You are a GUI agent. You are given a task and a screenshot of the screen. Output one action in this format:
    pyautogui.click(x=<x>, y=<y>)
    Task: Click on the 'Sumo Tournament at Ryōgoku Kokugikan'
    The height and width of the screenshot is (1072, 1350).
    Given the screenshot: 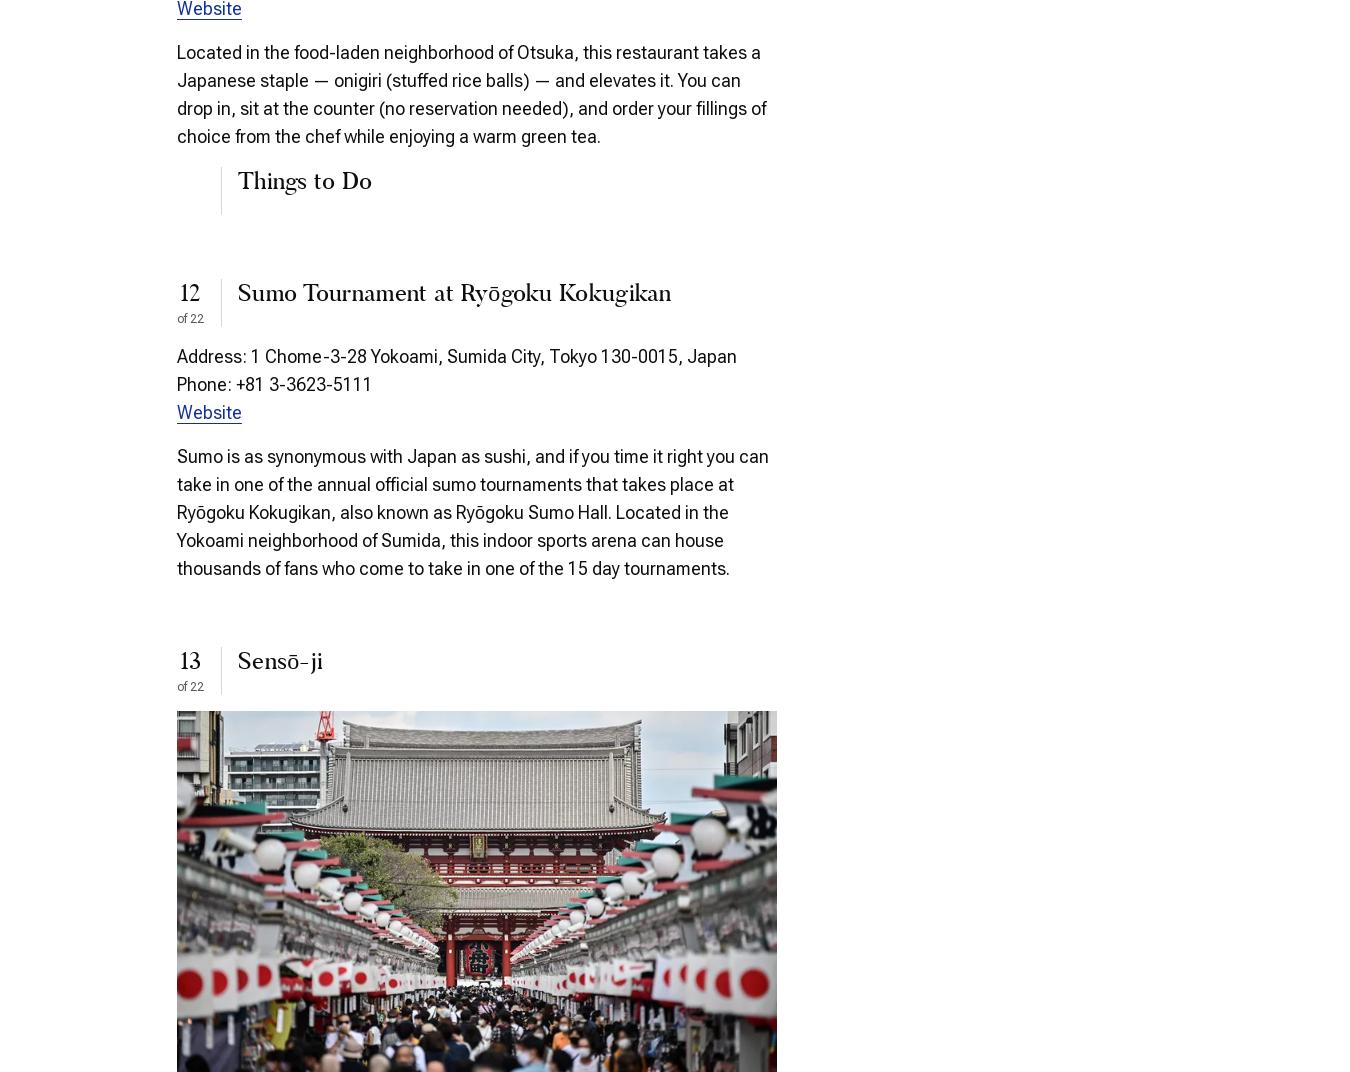 What is the action you would take?
    pyautogui.click(x=237, y=294)
    